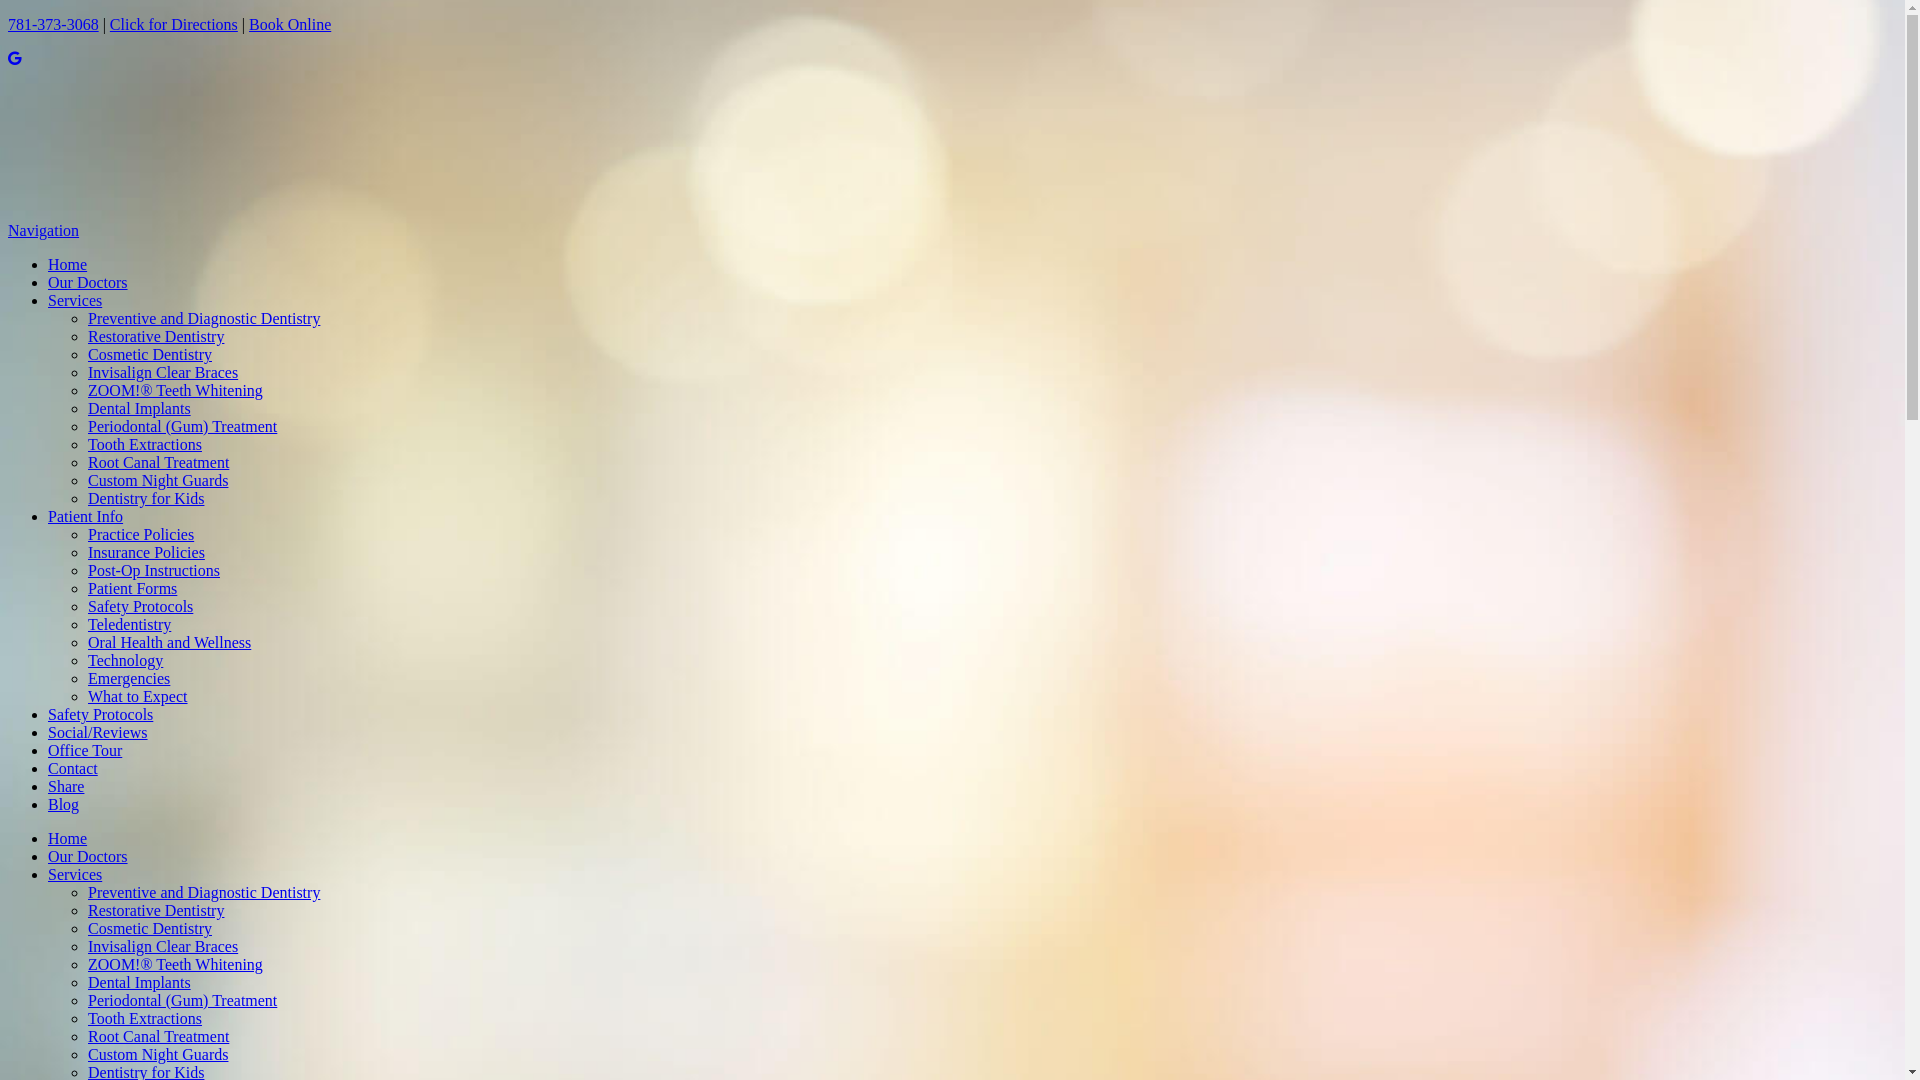 Image resolution: width=1920 pixels, height=1080 pixels. What do you see at coordinates (173, 24) in the screenshot?
I see `'Click for Directions'` at bounding box center [173, 24].